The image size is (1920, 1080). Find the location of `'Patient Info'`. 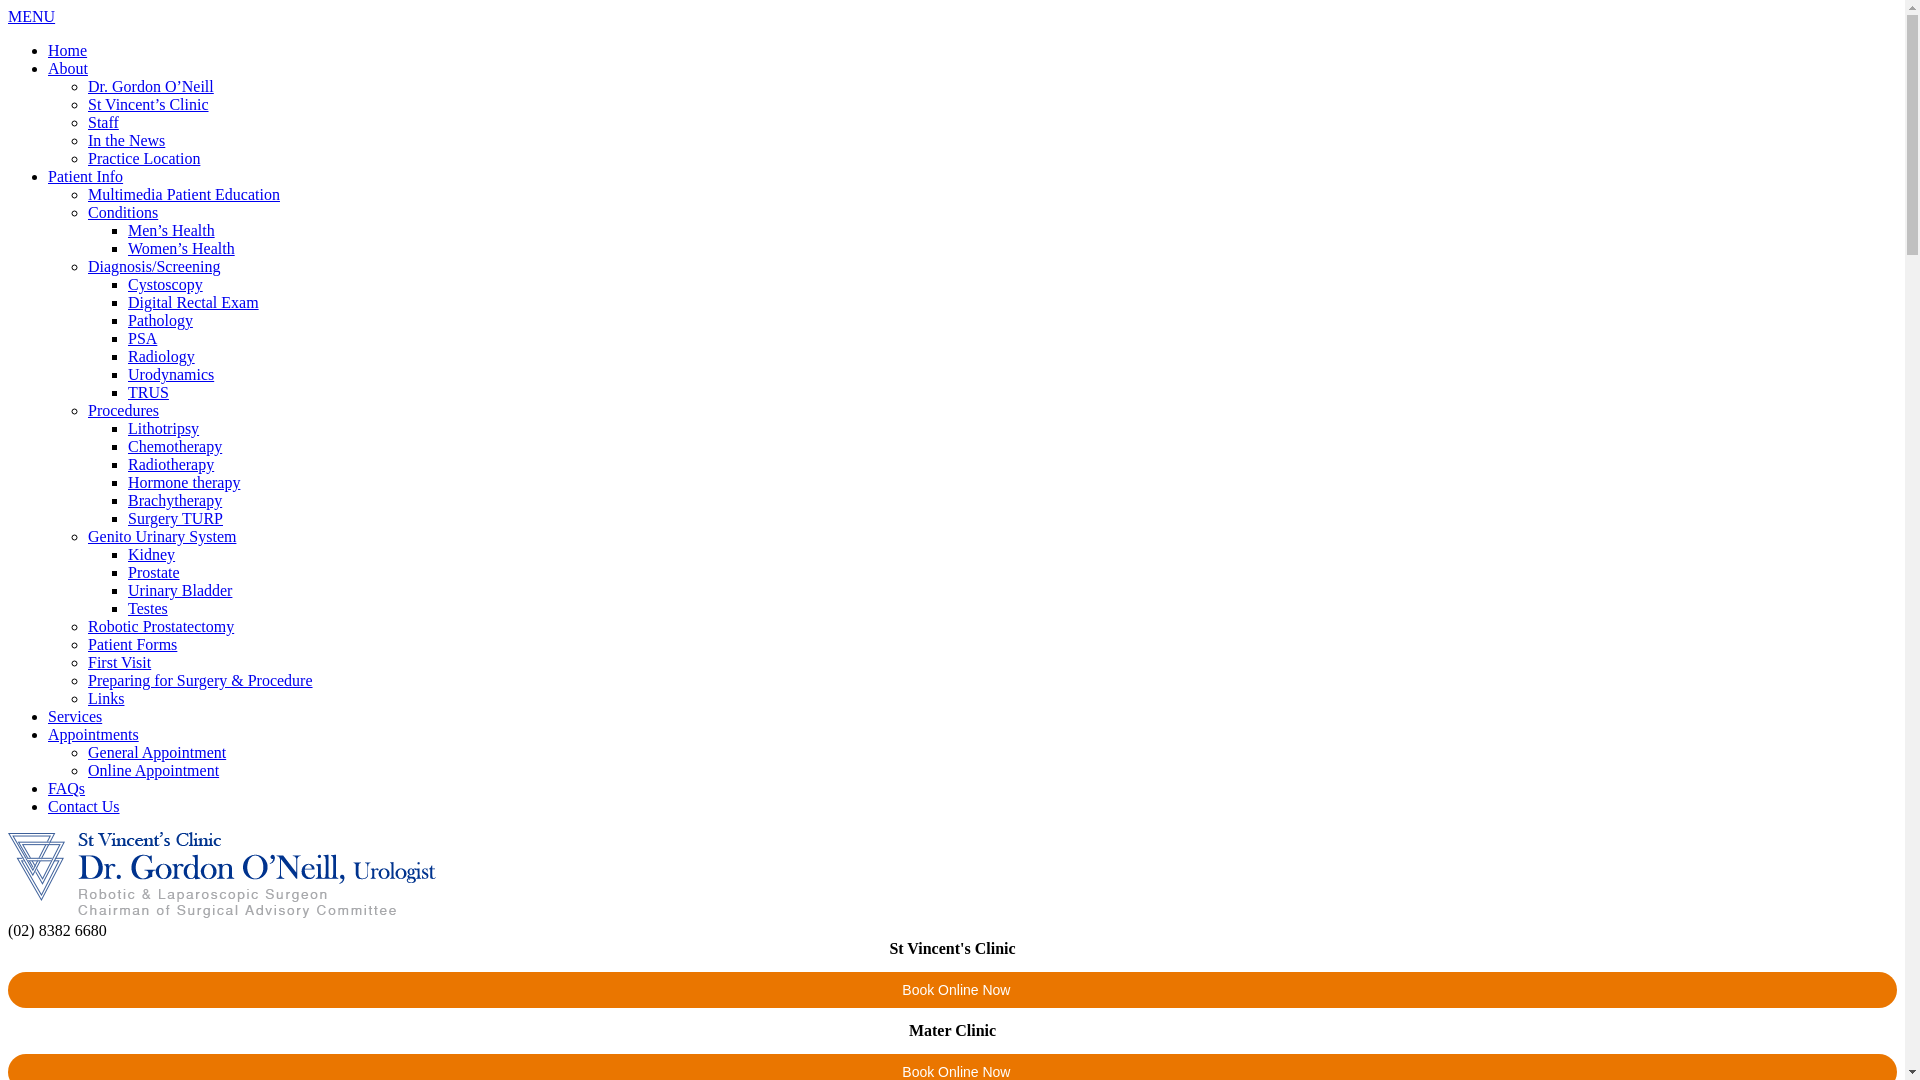

'Patient Info' is located at coordinates (84, 175).